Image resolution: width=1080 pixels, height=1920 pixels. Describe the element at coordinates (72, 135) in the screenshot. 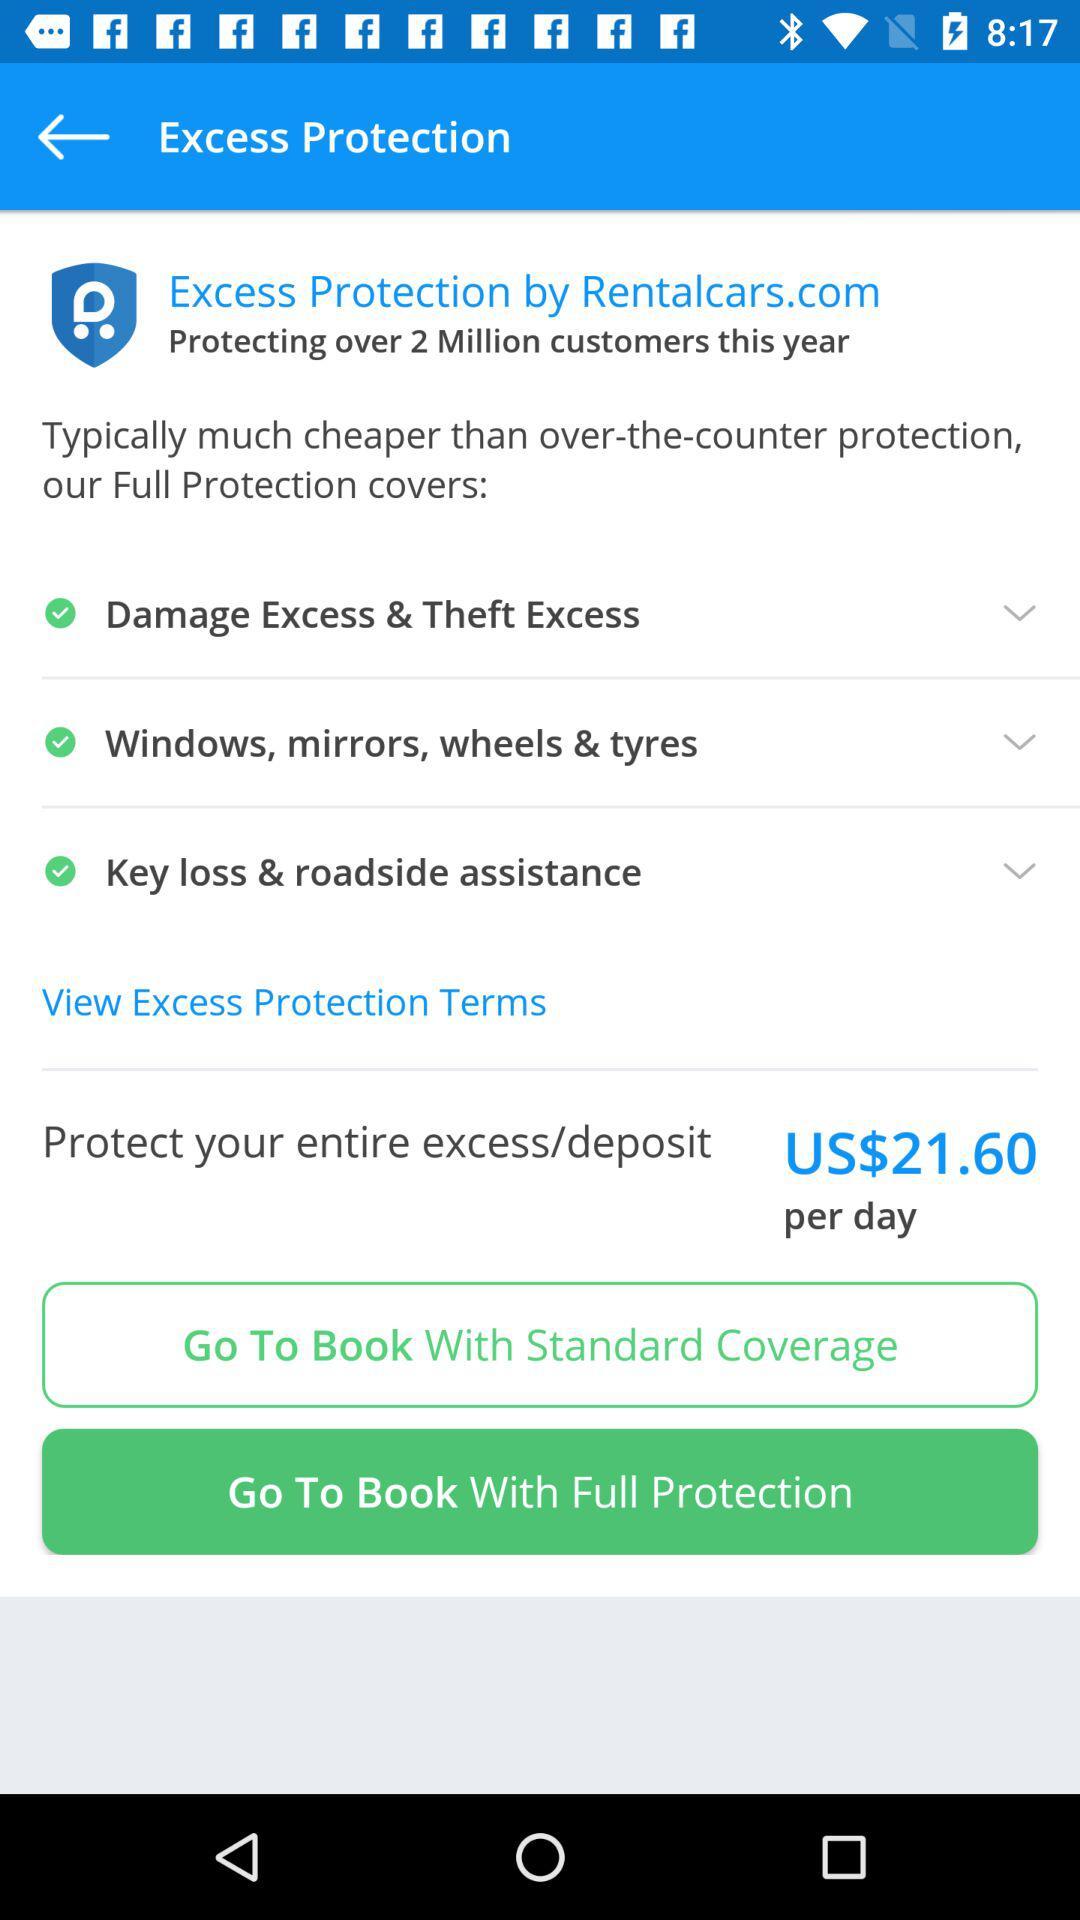

I see `the app next to the excess protection item` at that location.